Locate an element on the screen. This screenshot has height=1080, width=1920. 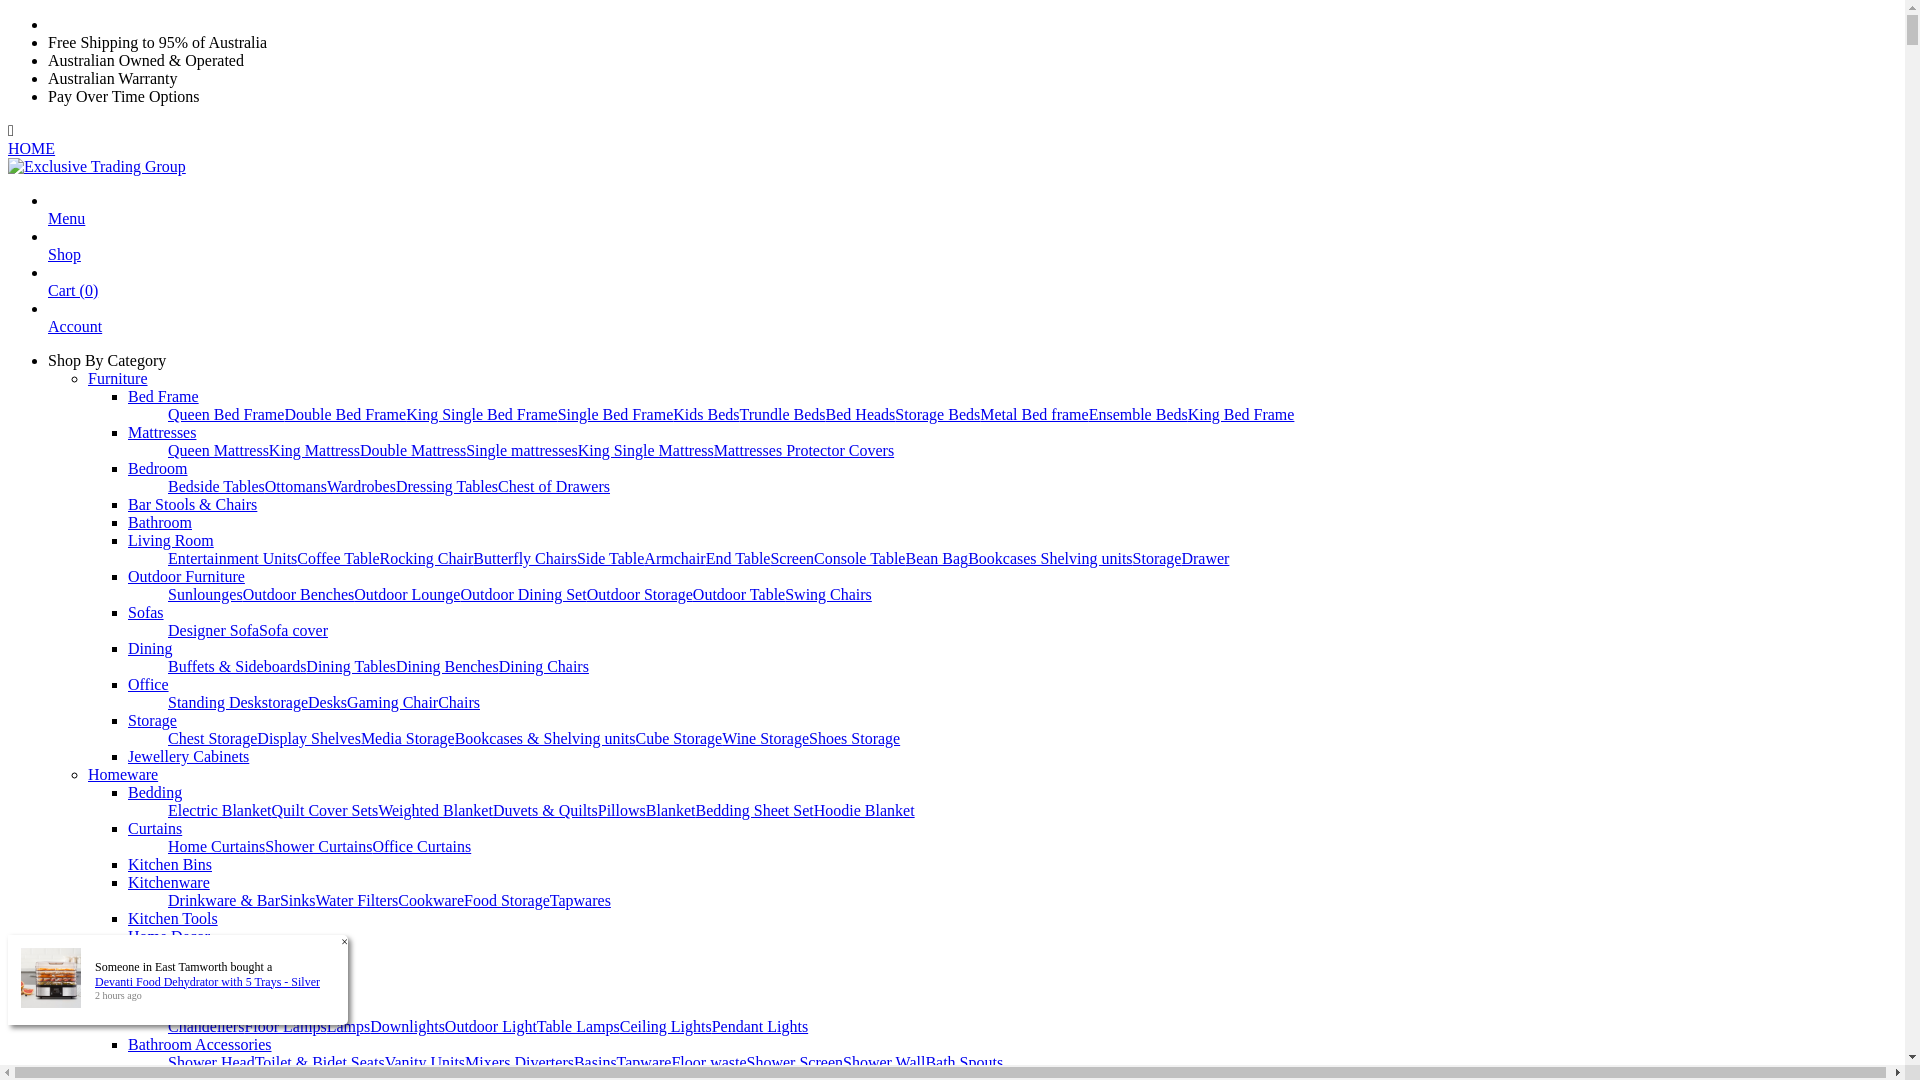
'Outdoor Benches' is located at coordinates (242, 593).